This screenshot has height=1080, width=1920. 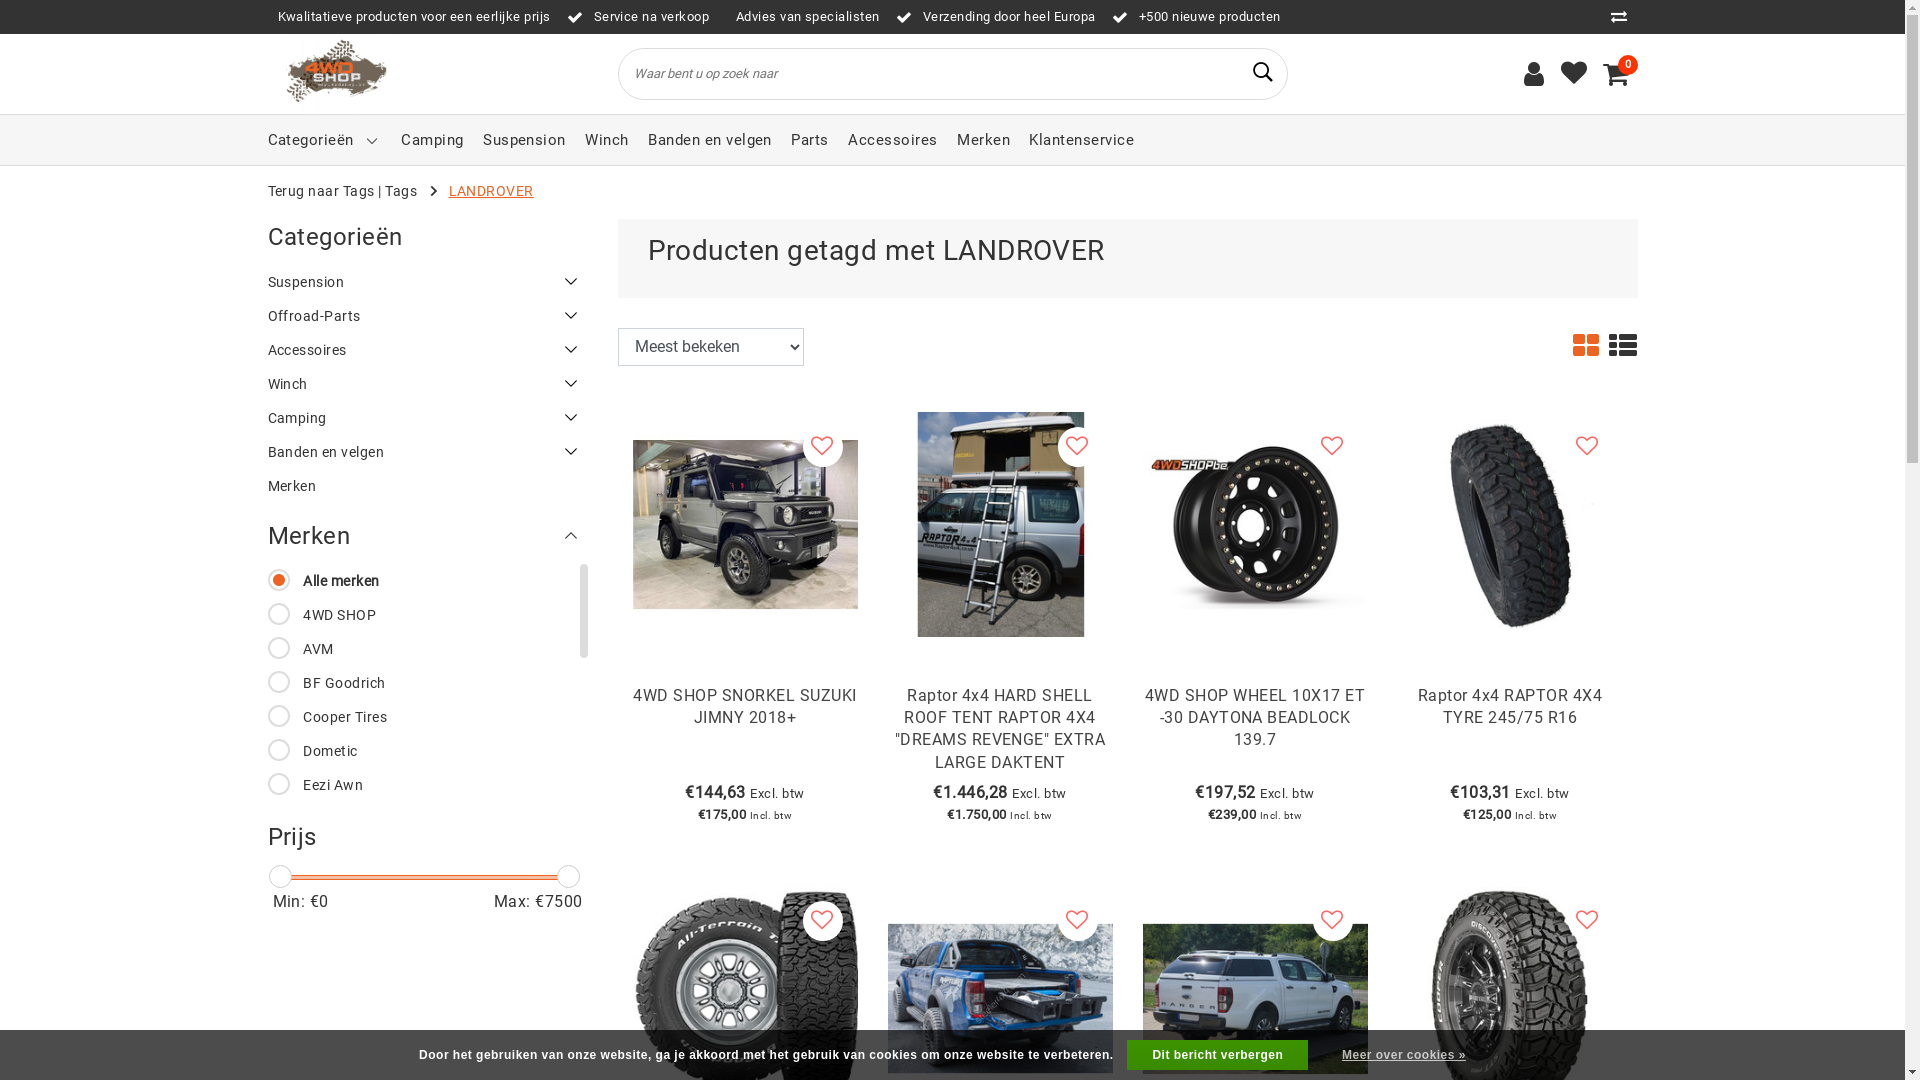 I want to click on 'Accessoires', so click(x=891, y=138).